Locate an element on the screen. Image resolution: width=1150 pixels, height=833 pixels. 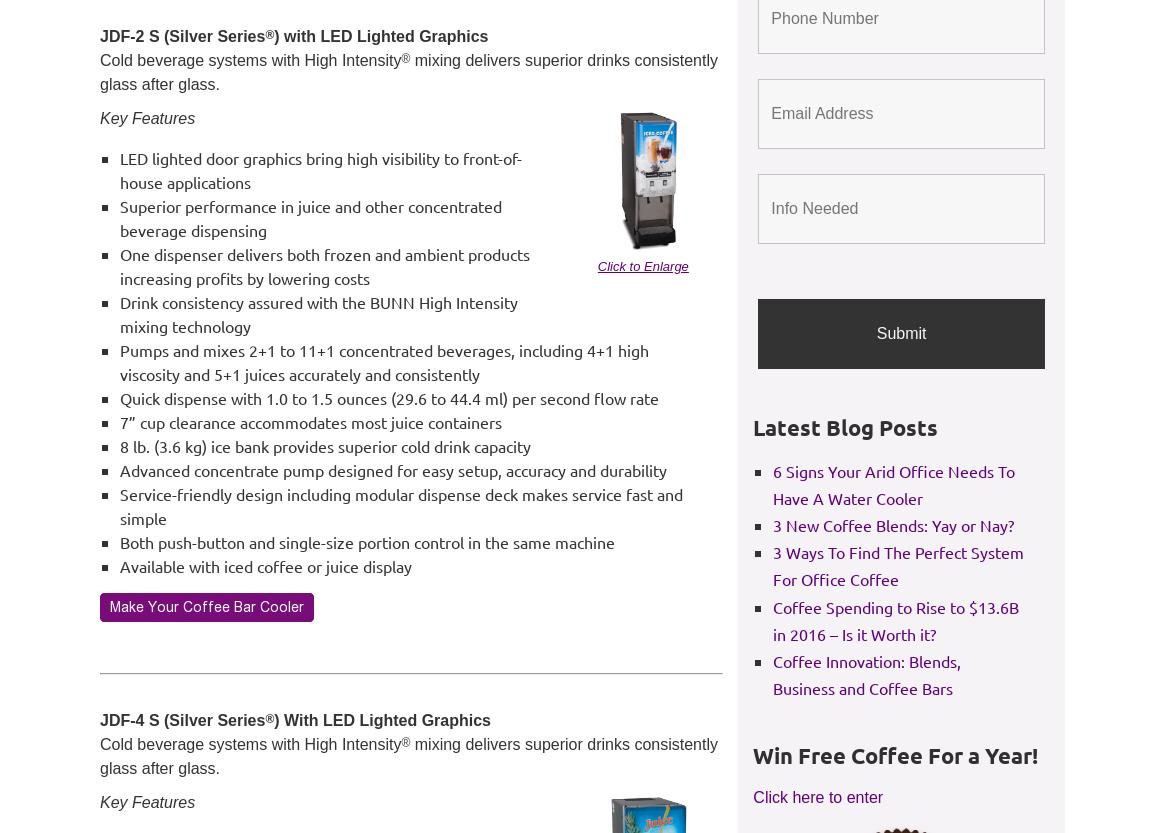
') with LED Lighted Graphics' is located at coordinates (380, 36).